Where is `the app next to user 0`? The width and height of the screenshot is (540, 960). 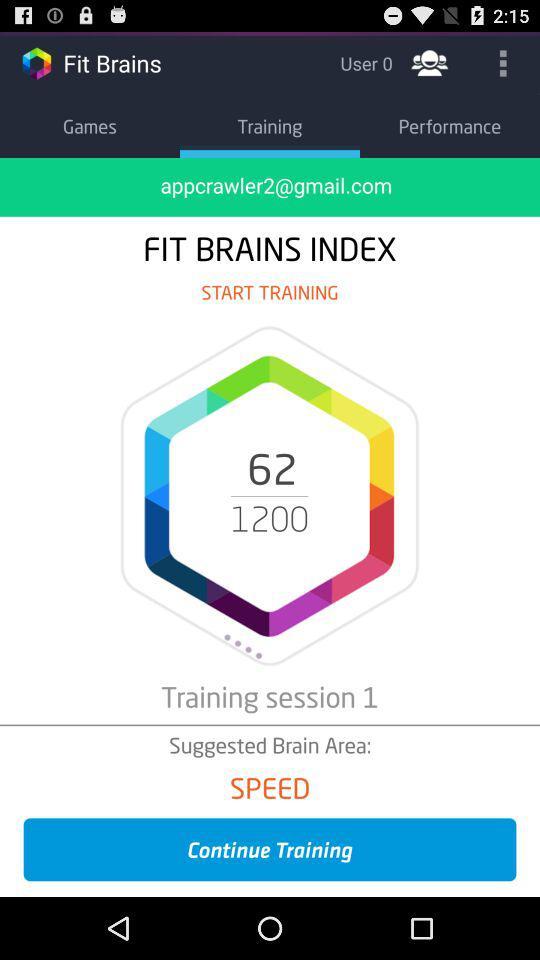
the app next to user 0 is located at coordinates (428, 62).